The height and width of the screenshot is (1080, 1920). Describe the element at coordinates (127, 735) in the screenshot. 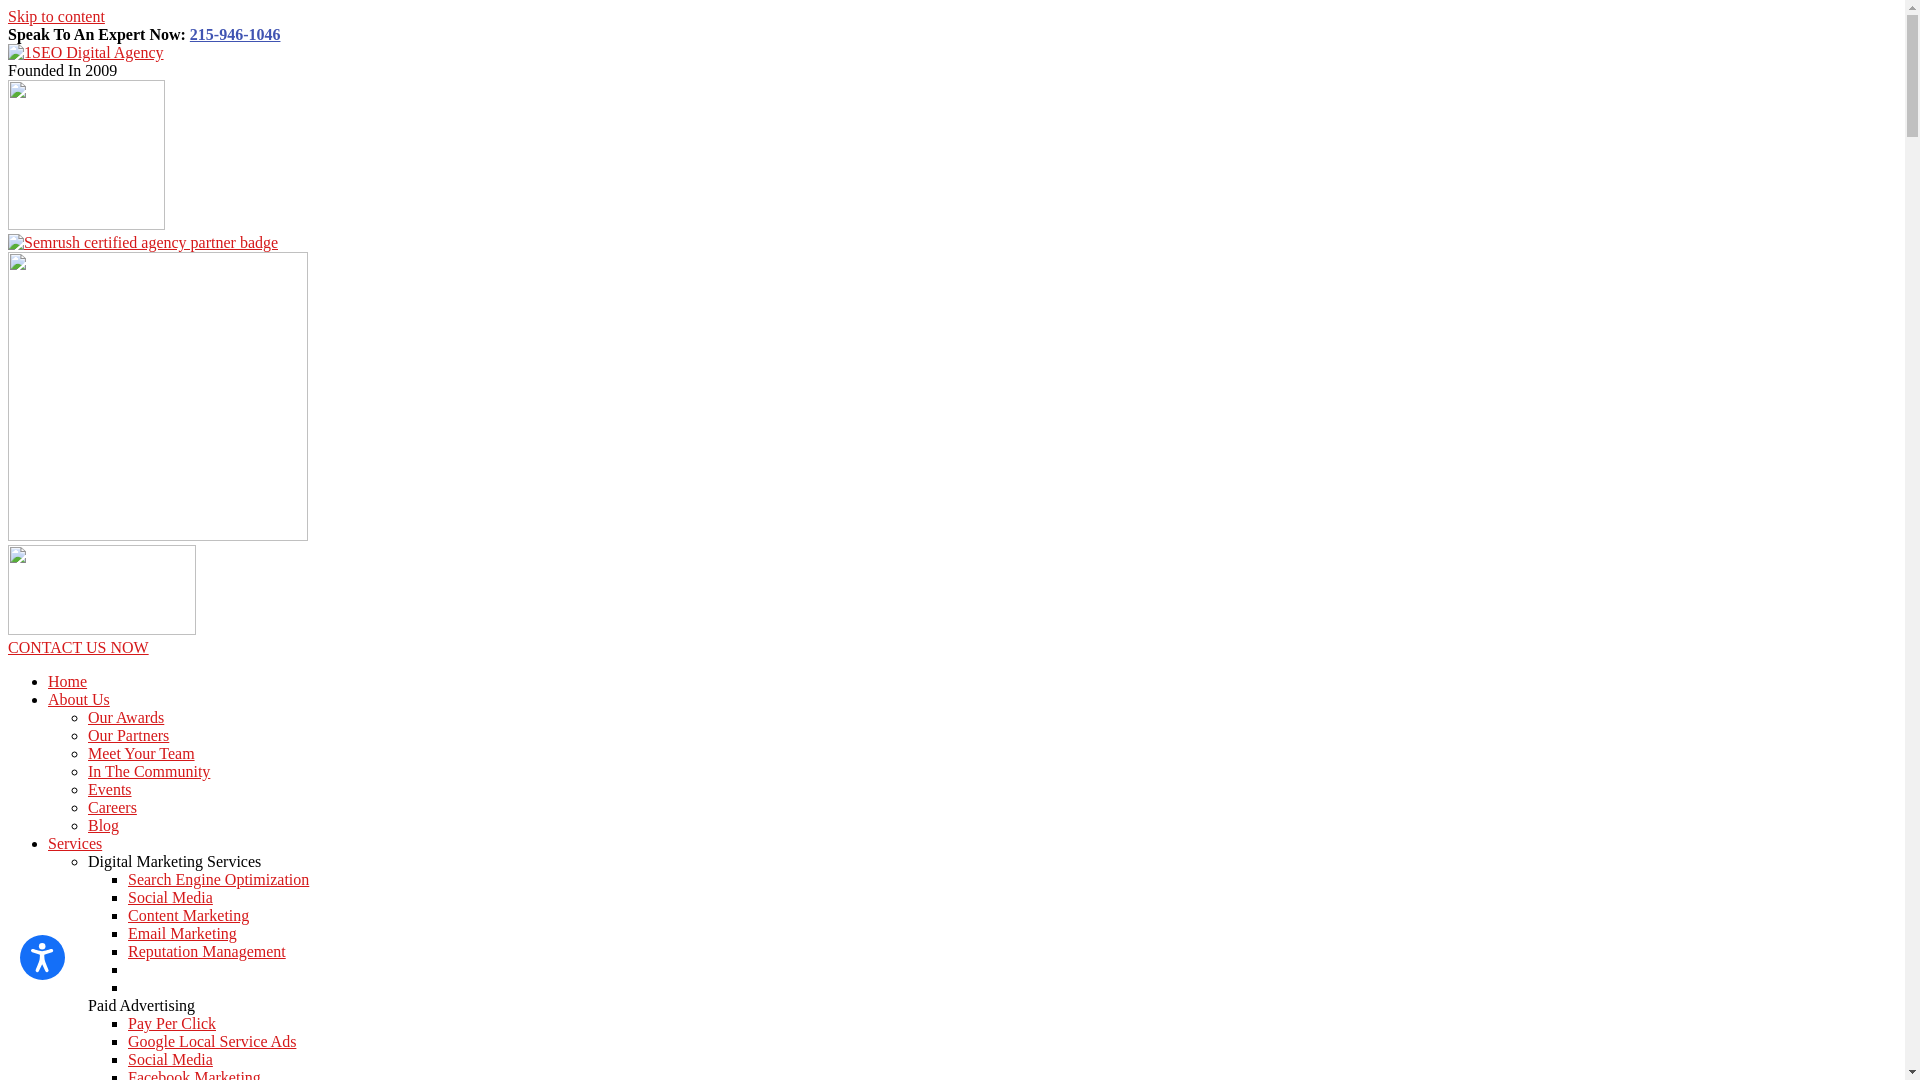

I see `'Our Partners'` at that location.